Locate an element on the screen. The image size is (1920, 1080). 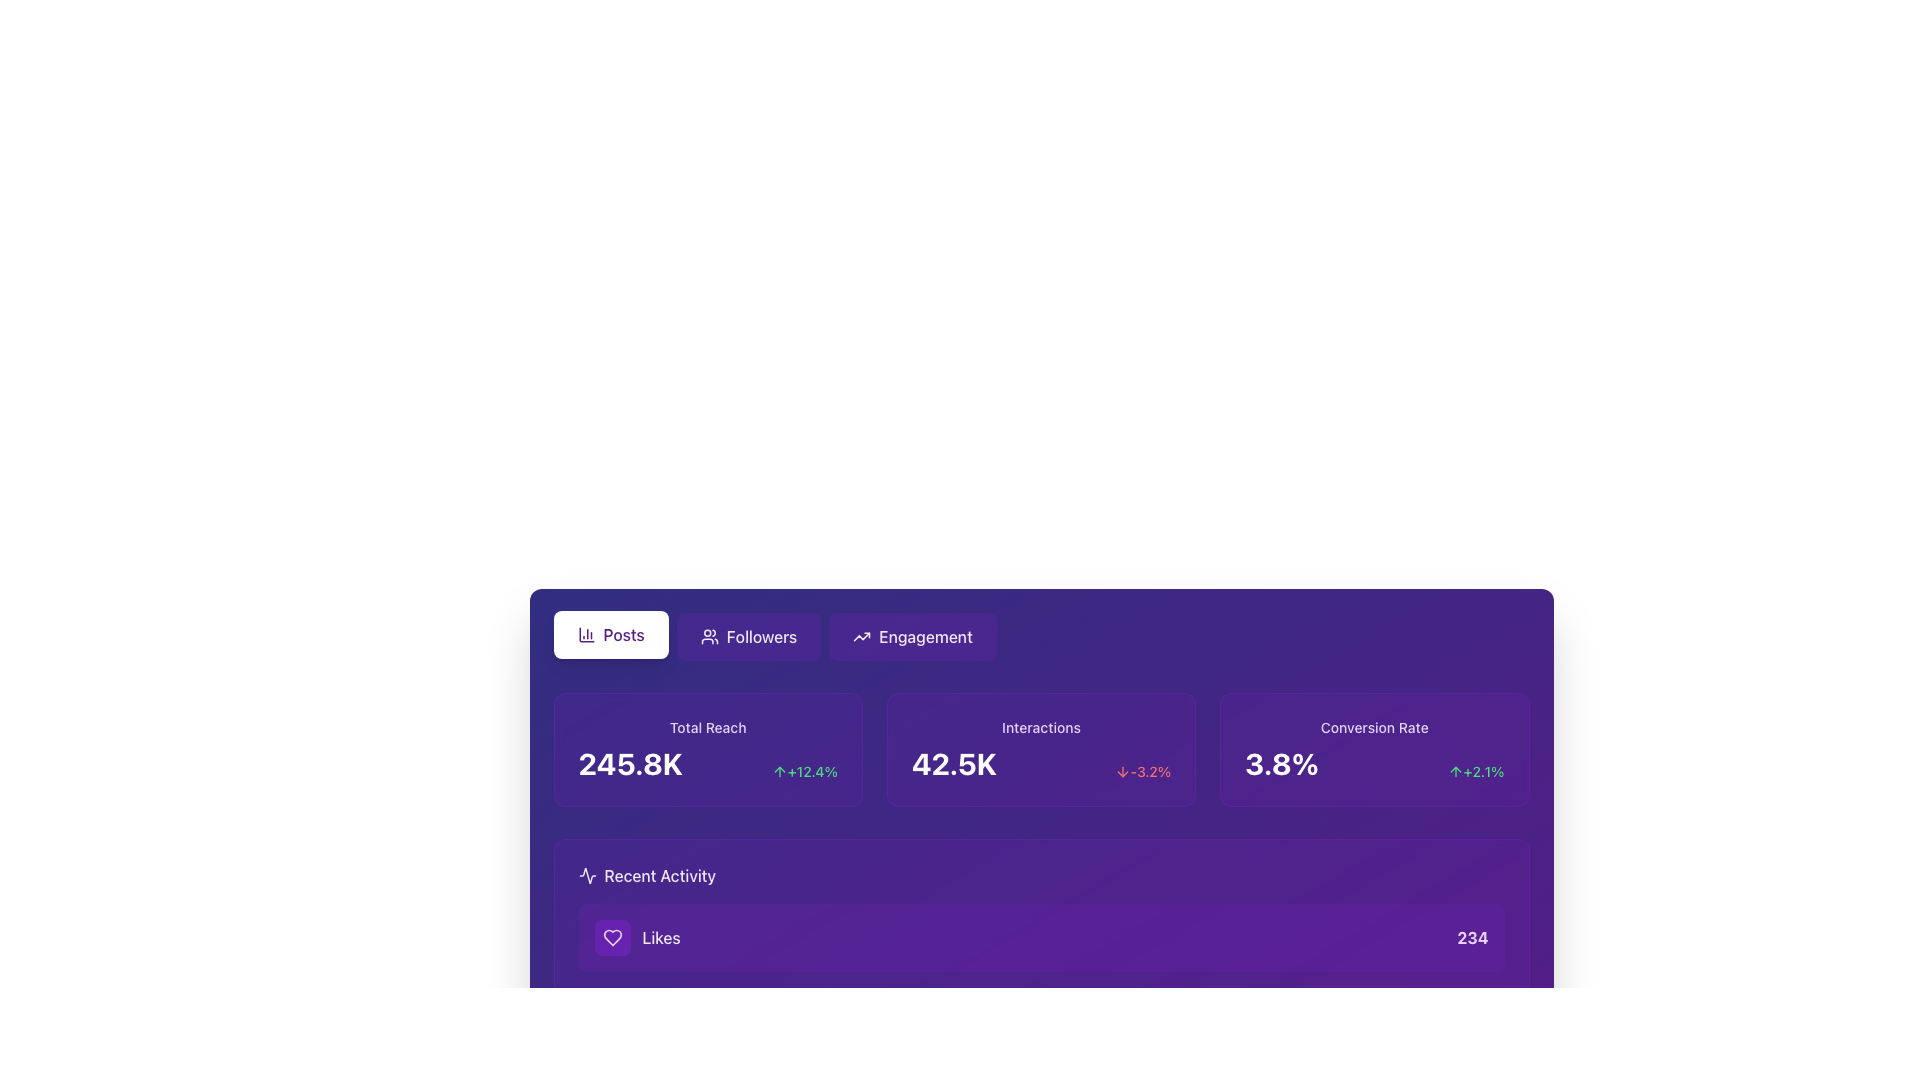
displayed value '42.5K' from the text display that shows interactions data in bold white font on a purple background is located at coordinates (953, 763).